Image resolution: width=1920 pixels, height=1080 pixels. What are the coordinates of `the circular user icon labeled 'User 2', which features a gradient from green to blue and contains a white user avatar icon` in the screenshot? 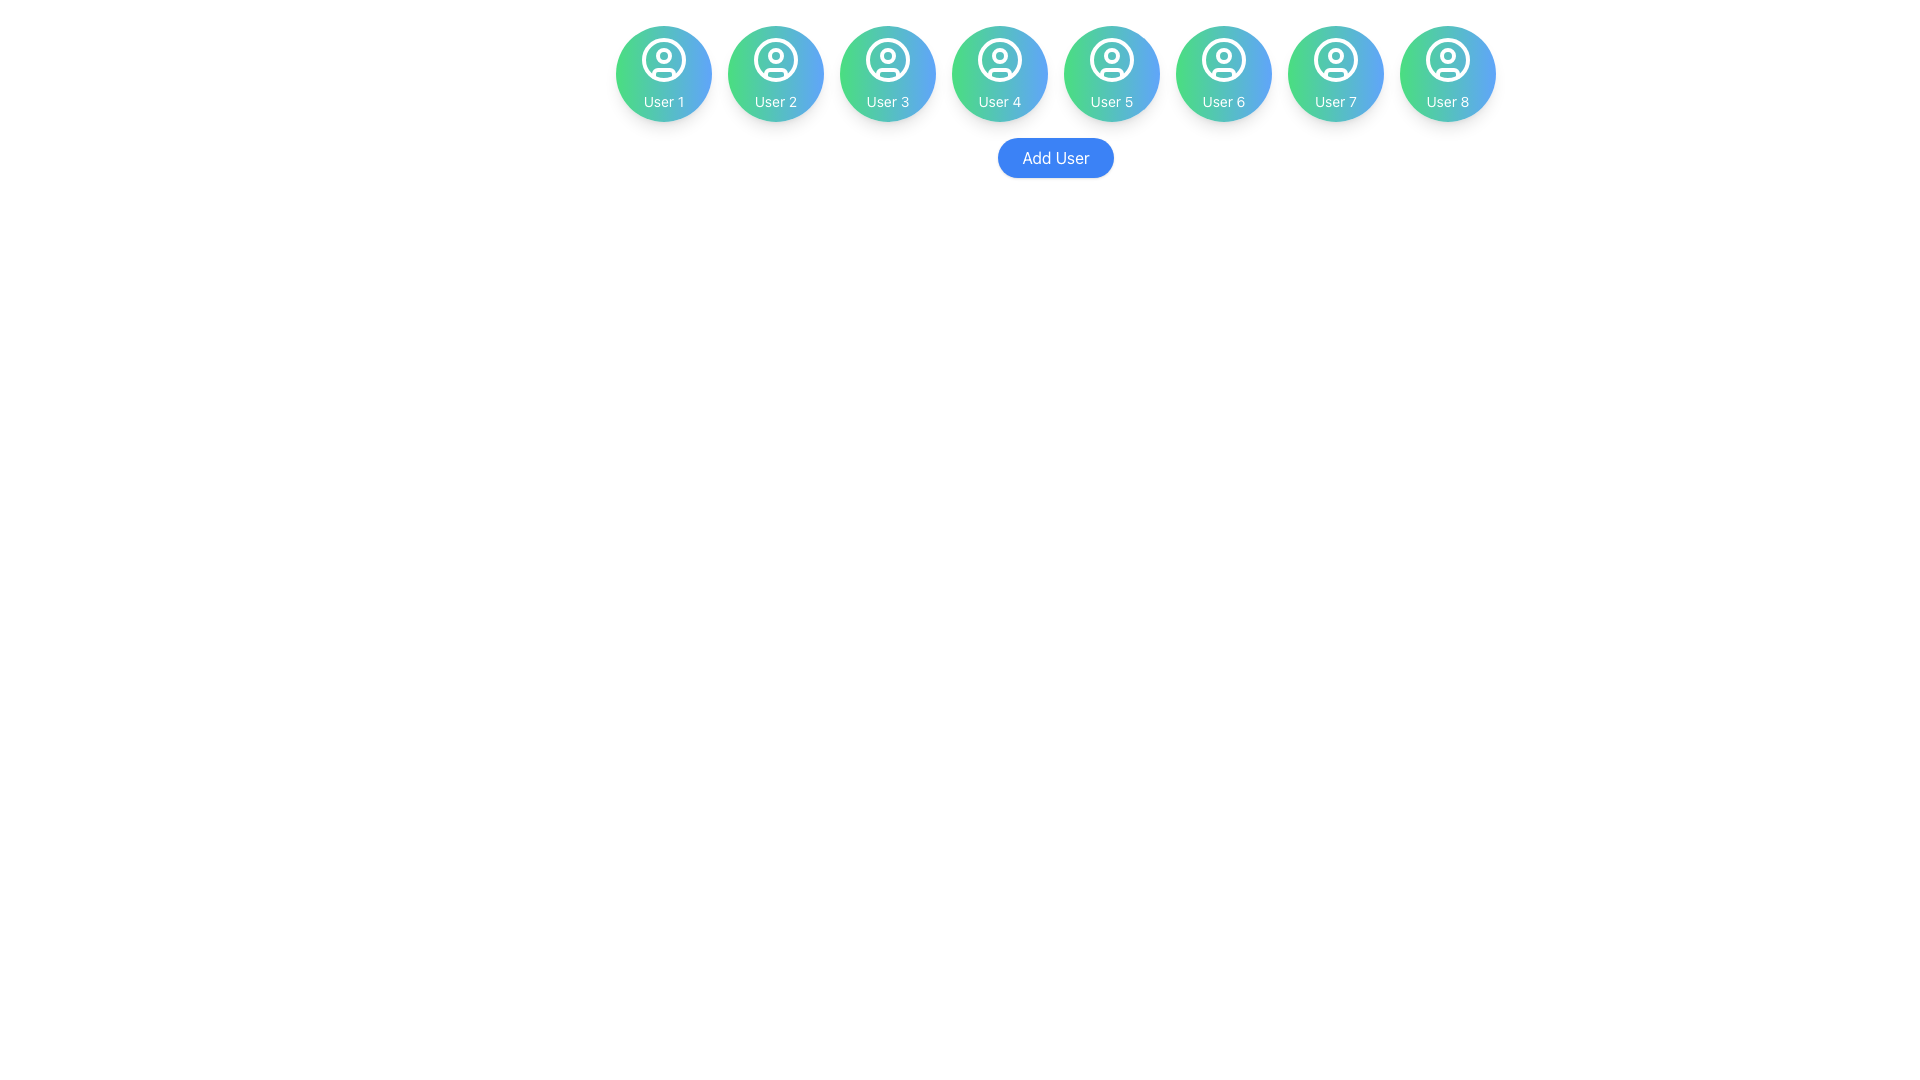 It's located at (775, 59).